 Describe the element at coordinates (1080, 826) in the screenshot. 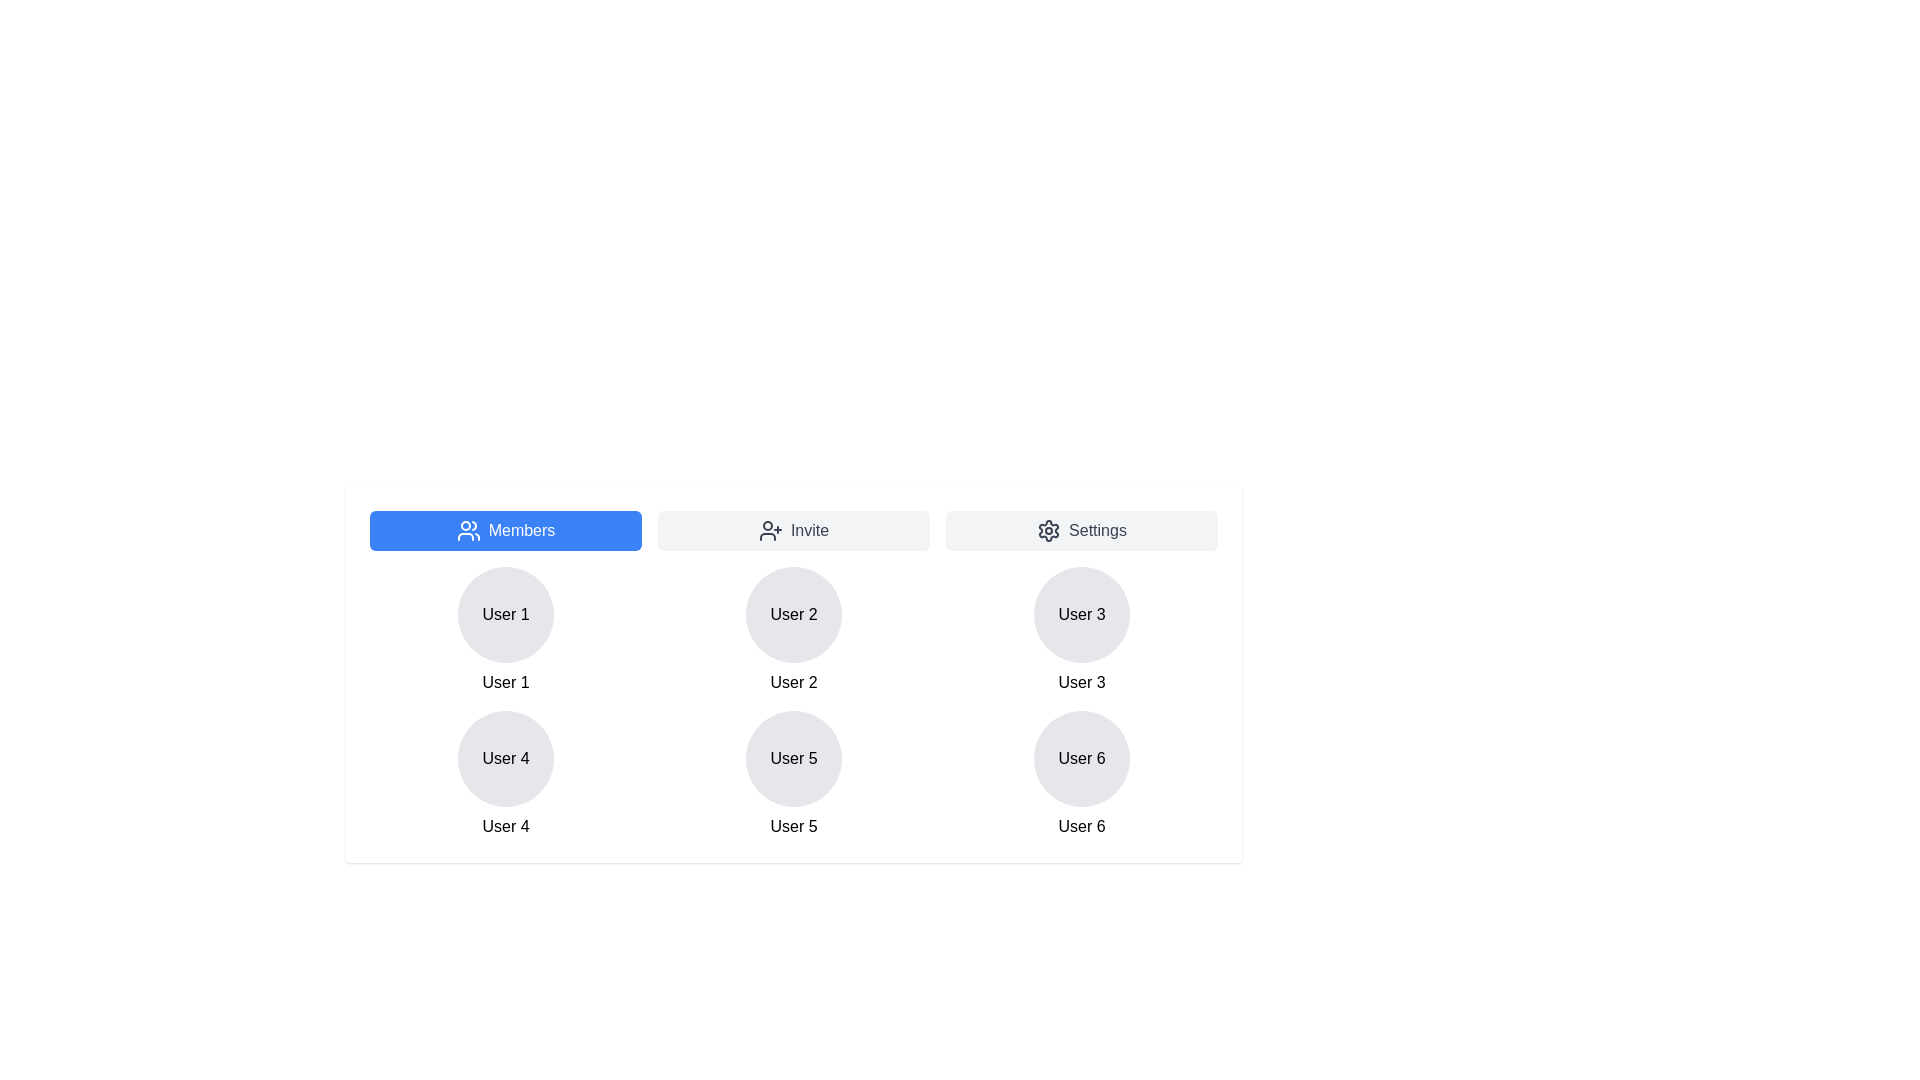

I see `text label 'User 6' located below the circular avatar in the Settings group, positioned at the bottom of the rightmost column` at that location.